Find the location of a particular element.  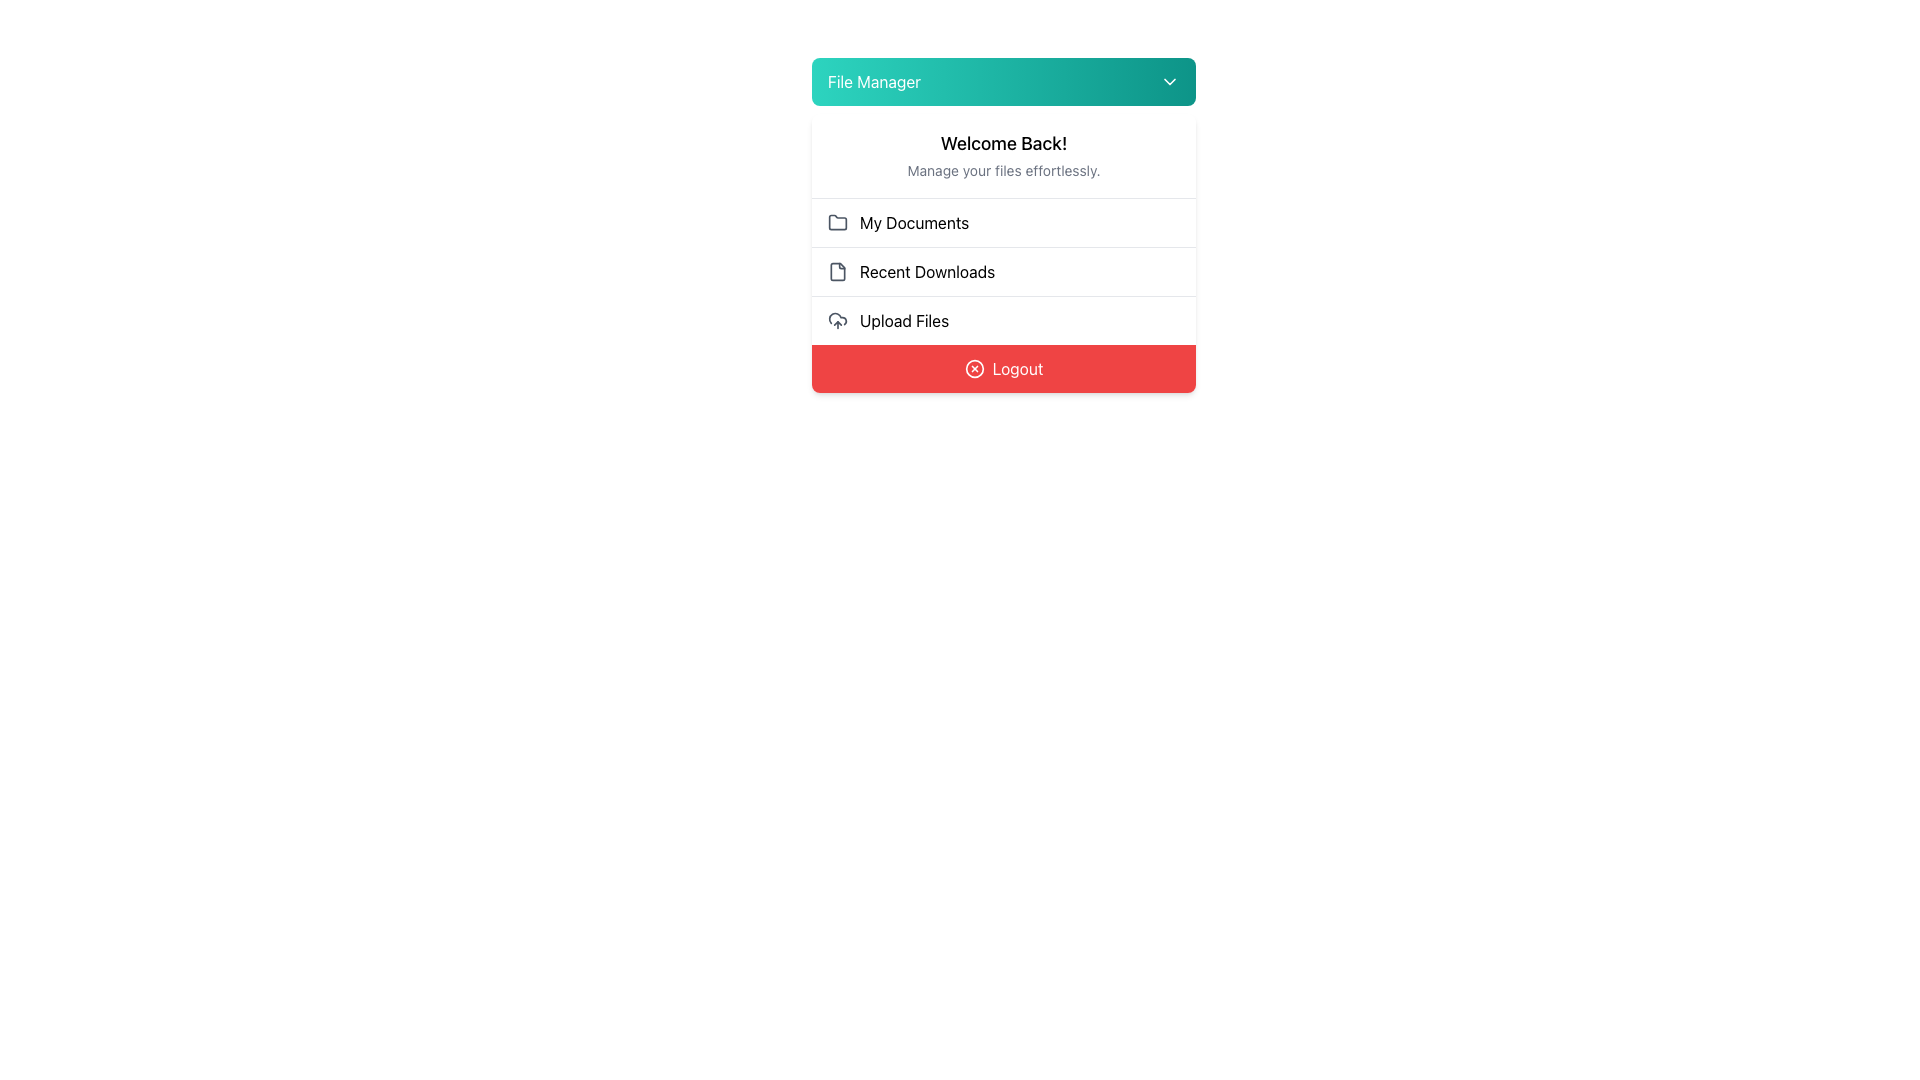

the SVG Circle element which is part of the notification or close button icon, located within the Logout button at the bottom of the user interface panel is located at coordinates (974, 369).